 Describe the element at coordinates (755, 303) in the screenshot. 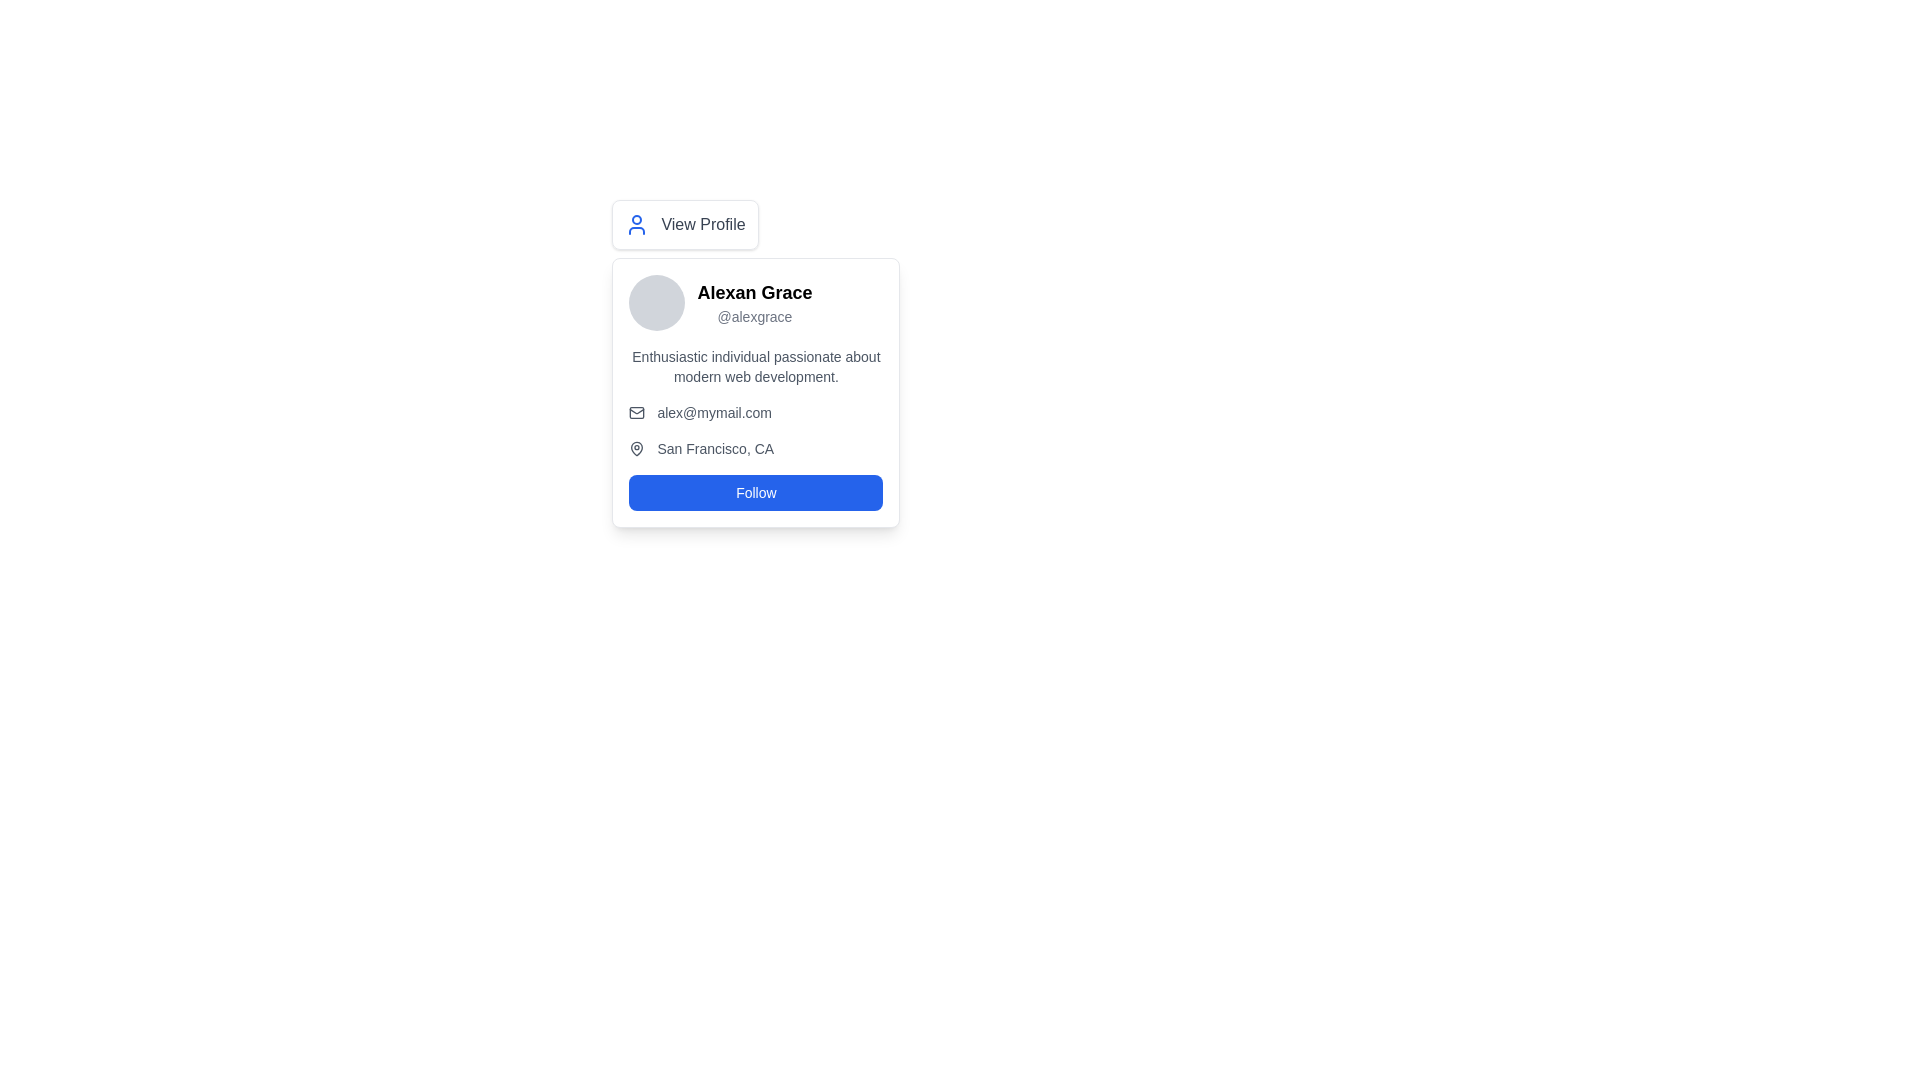

I see `the Profile display section containing the user profile with the name 'Alexan Grace' and handle '@alexgrace'` at that location.